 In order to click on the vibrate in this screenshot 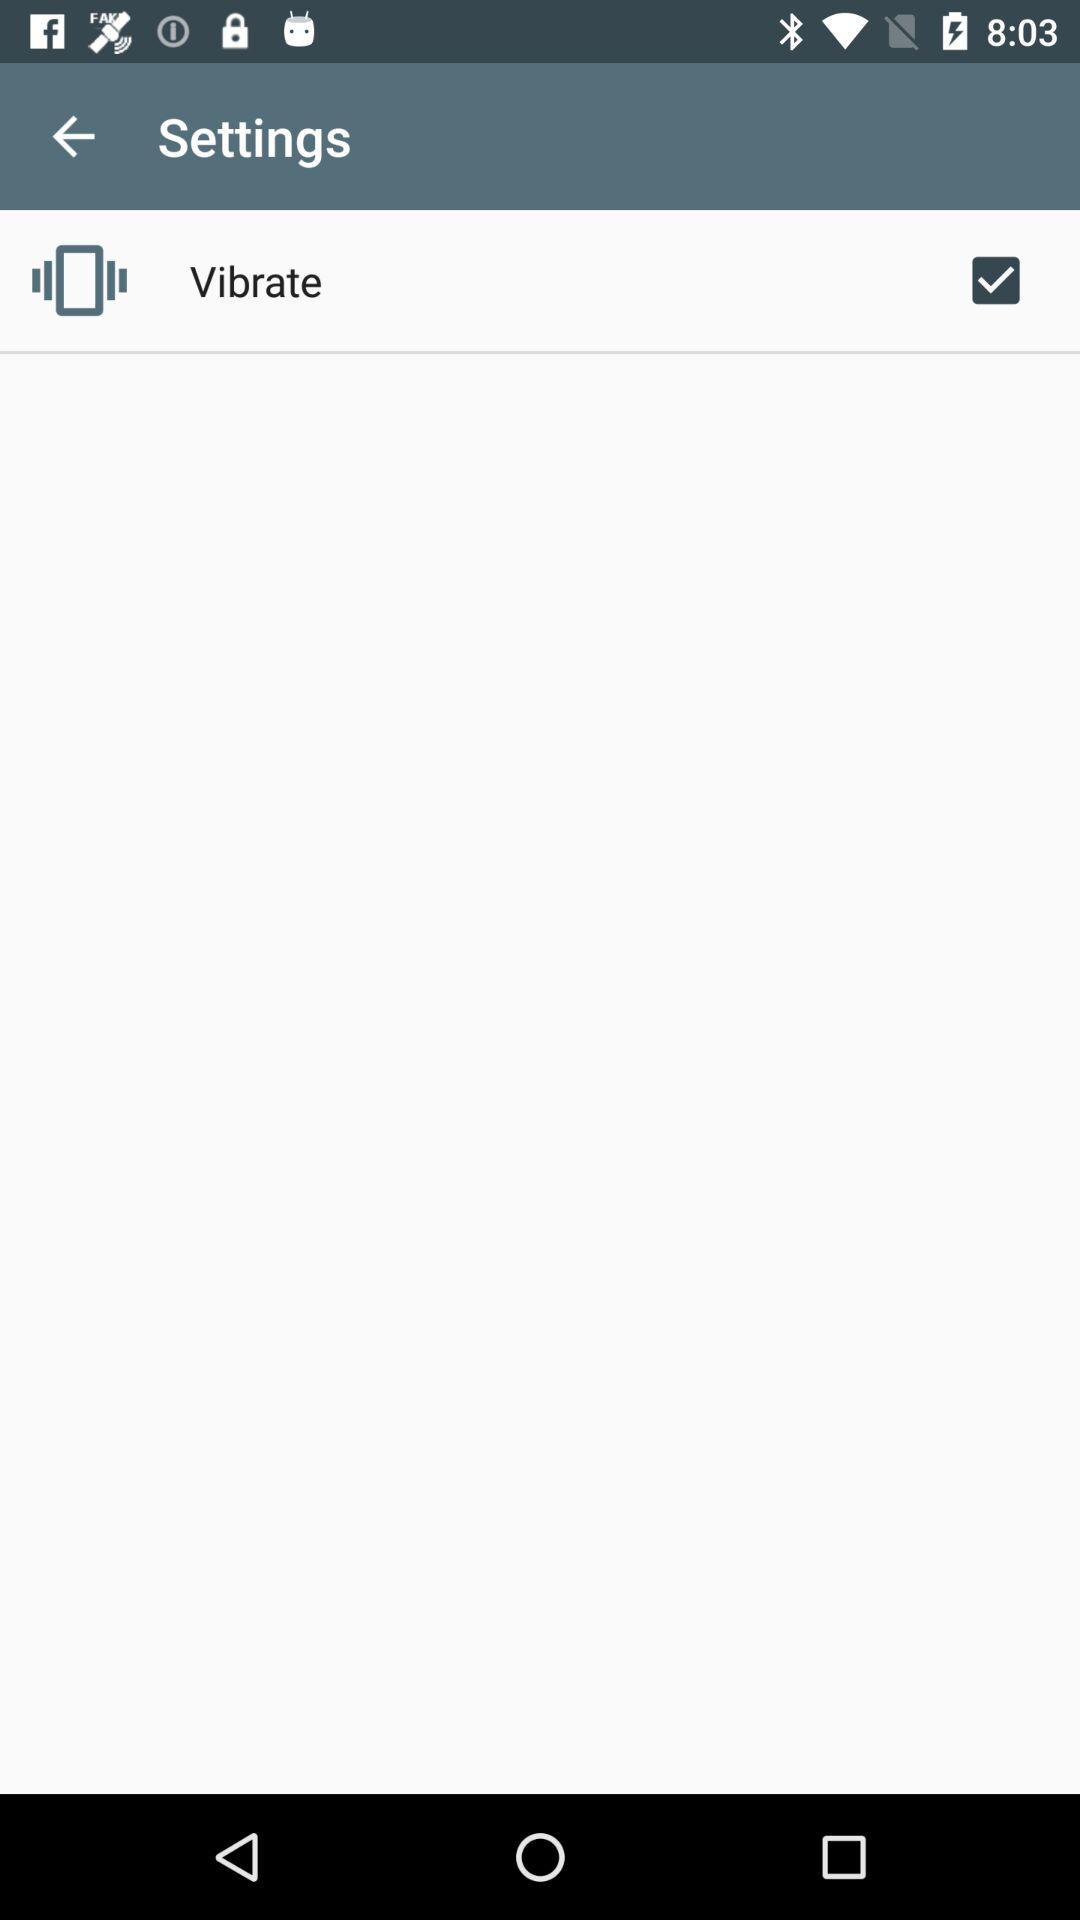, I will do `click(255, 279)`.